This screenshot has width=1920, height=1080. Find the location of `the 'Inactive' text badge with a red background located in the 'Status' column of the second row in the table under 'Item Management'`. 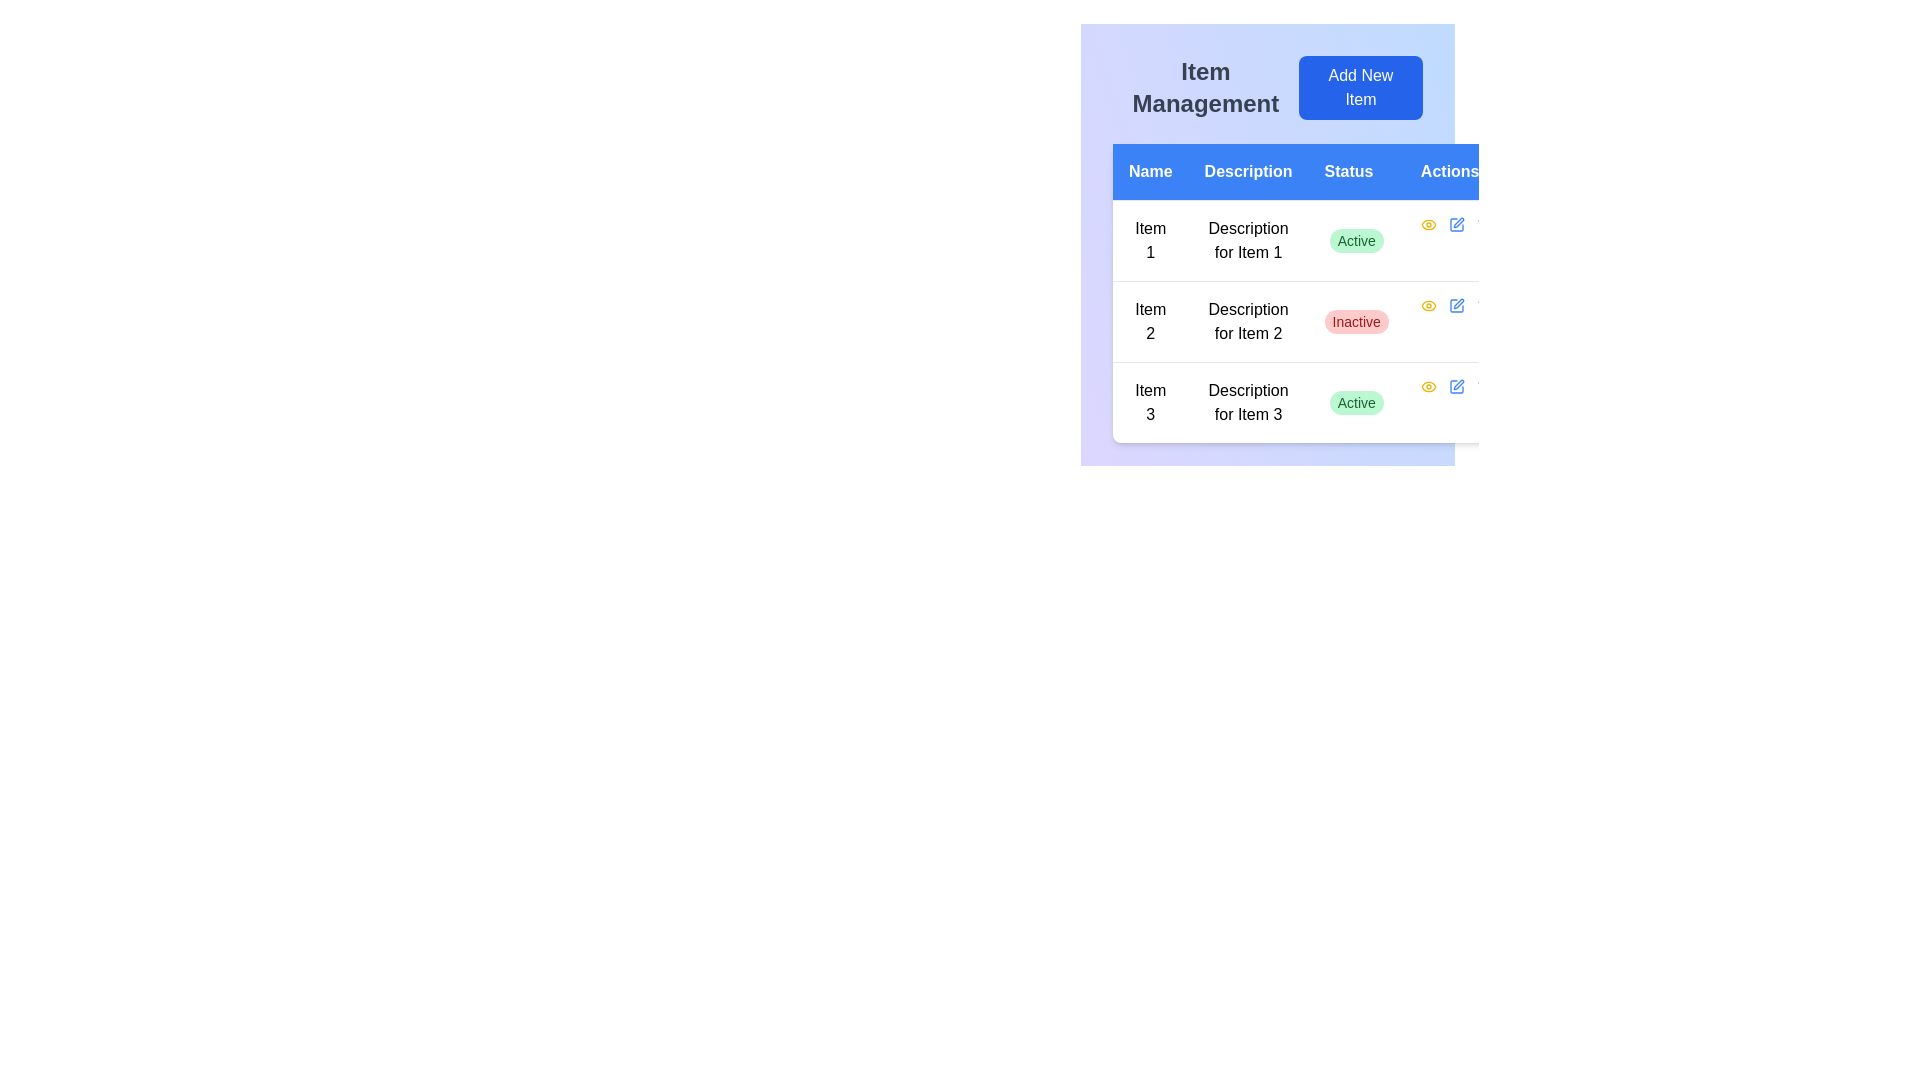

the 'Inactive' text badge with a red background located in the 'Status' column of the second row in the table under 'Item Management' is located at coordinates (1356, 320).